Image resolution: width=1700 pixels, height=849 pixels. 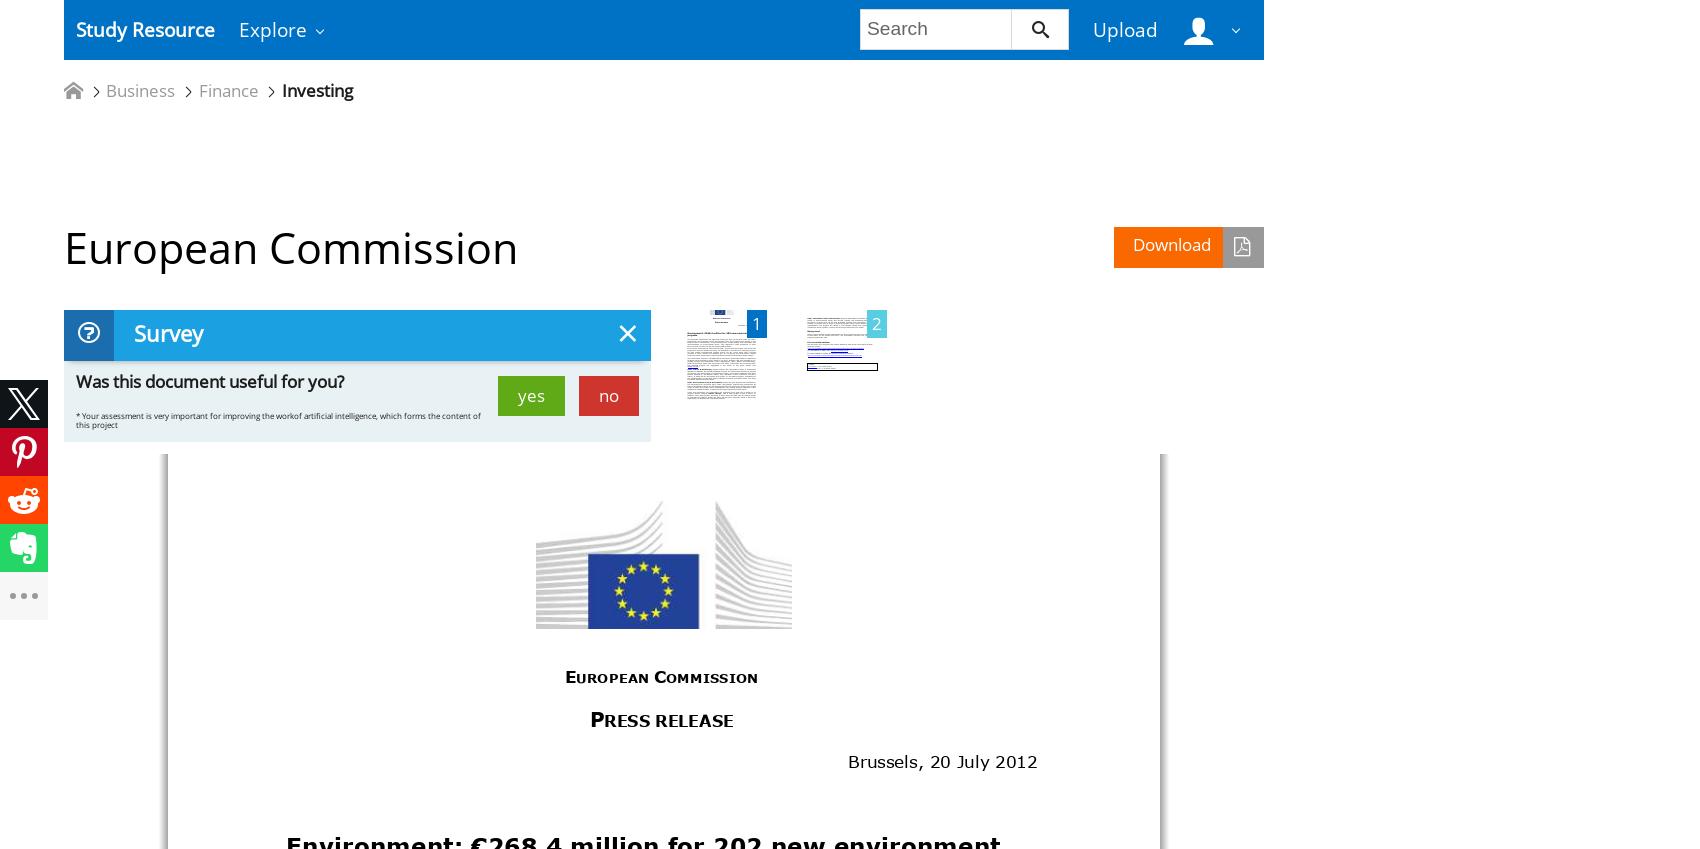 I want to click on 'Upload', so click(x=1124, y=28).